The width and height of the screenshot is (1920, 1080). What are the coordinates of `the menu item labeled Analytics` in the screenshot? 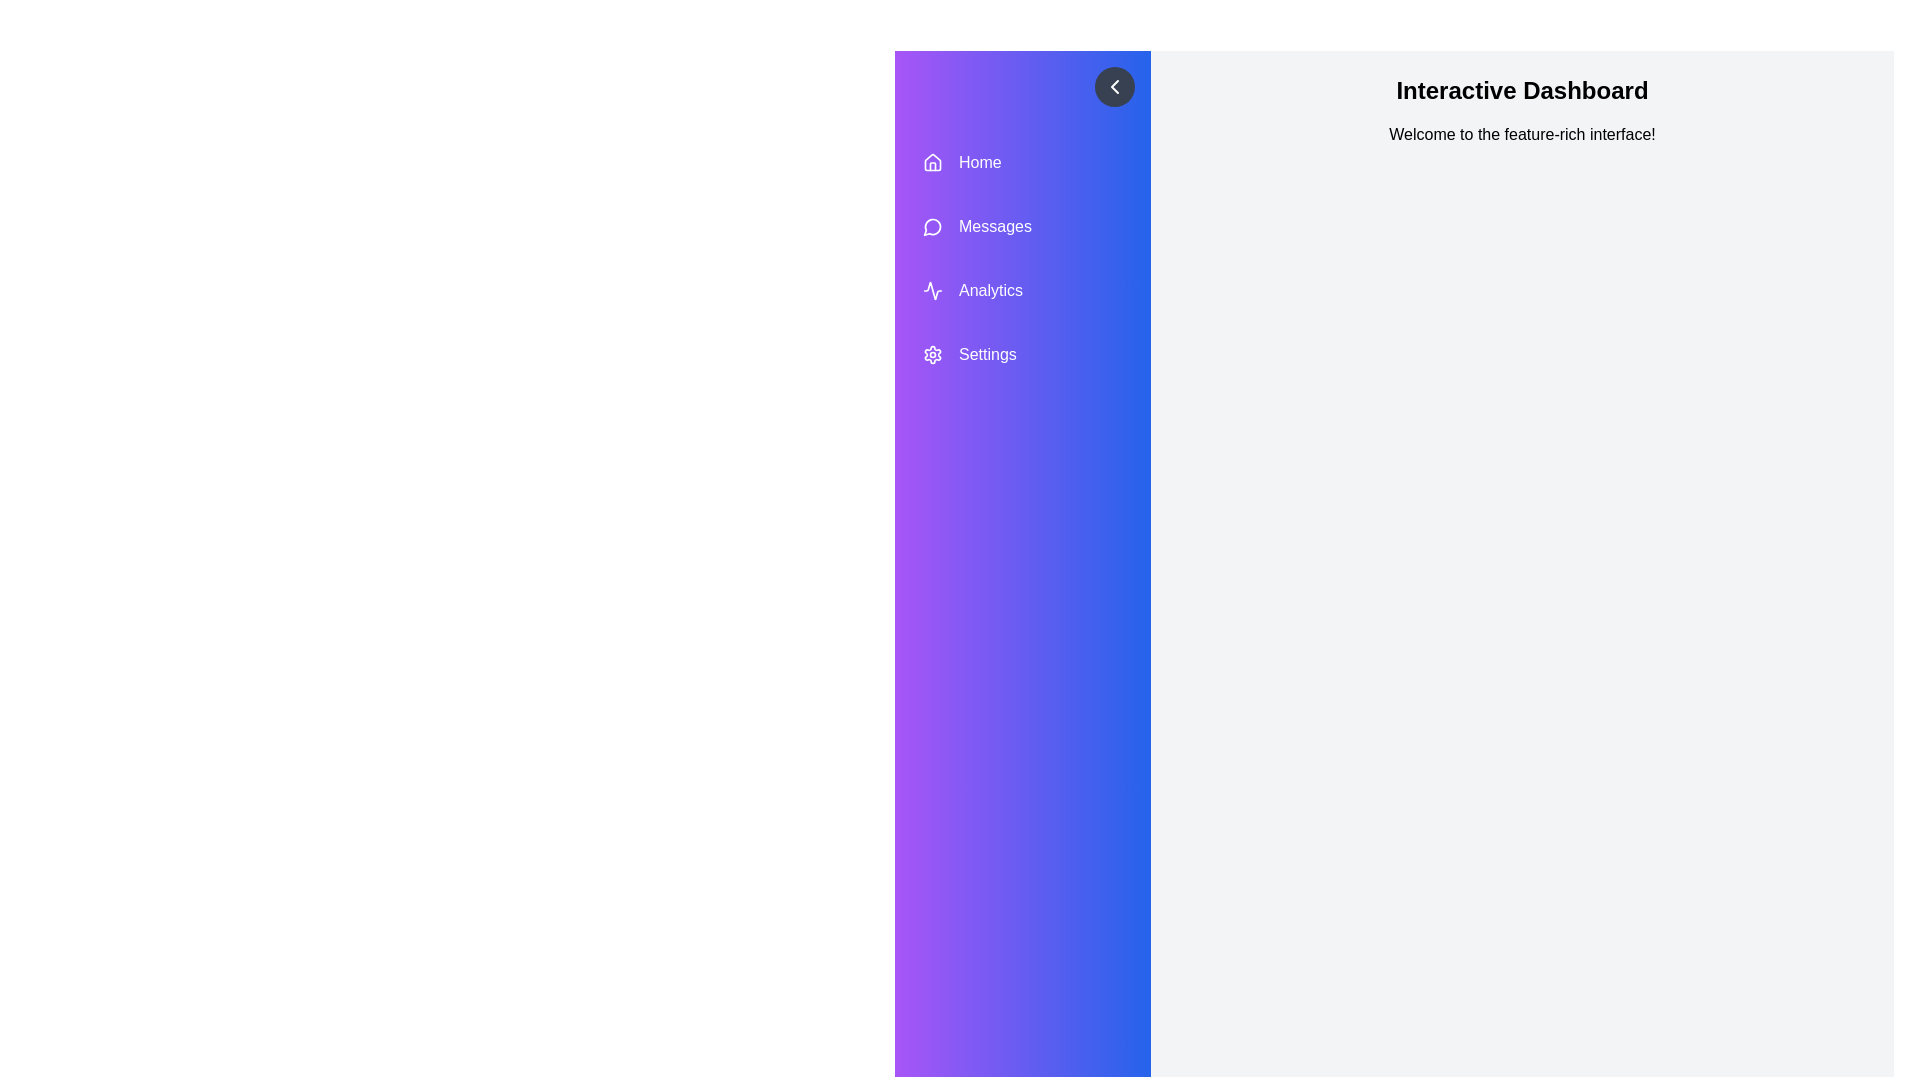 It's located at (1022, 290).